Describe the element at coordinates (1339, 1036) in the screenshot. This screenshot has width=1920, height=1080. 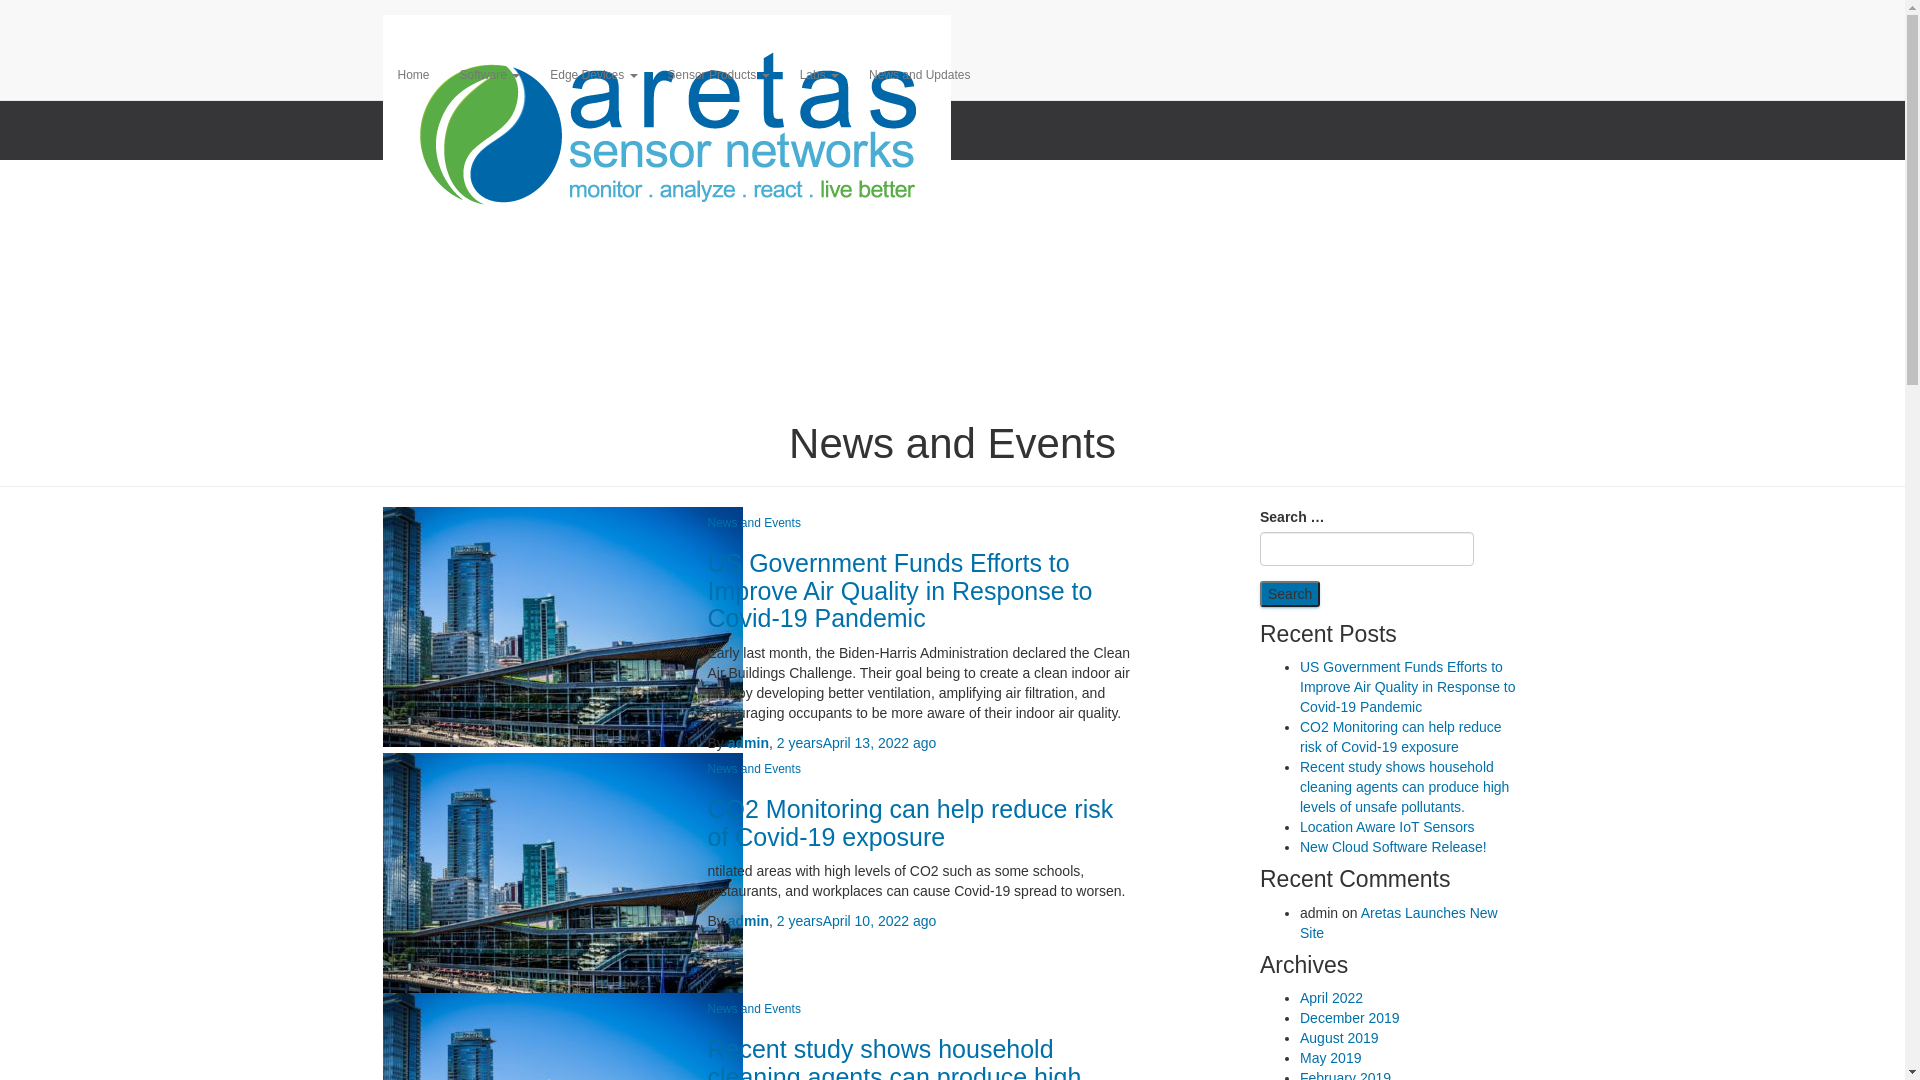
I see `'August 2019'` at that location.